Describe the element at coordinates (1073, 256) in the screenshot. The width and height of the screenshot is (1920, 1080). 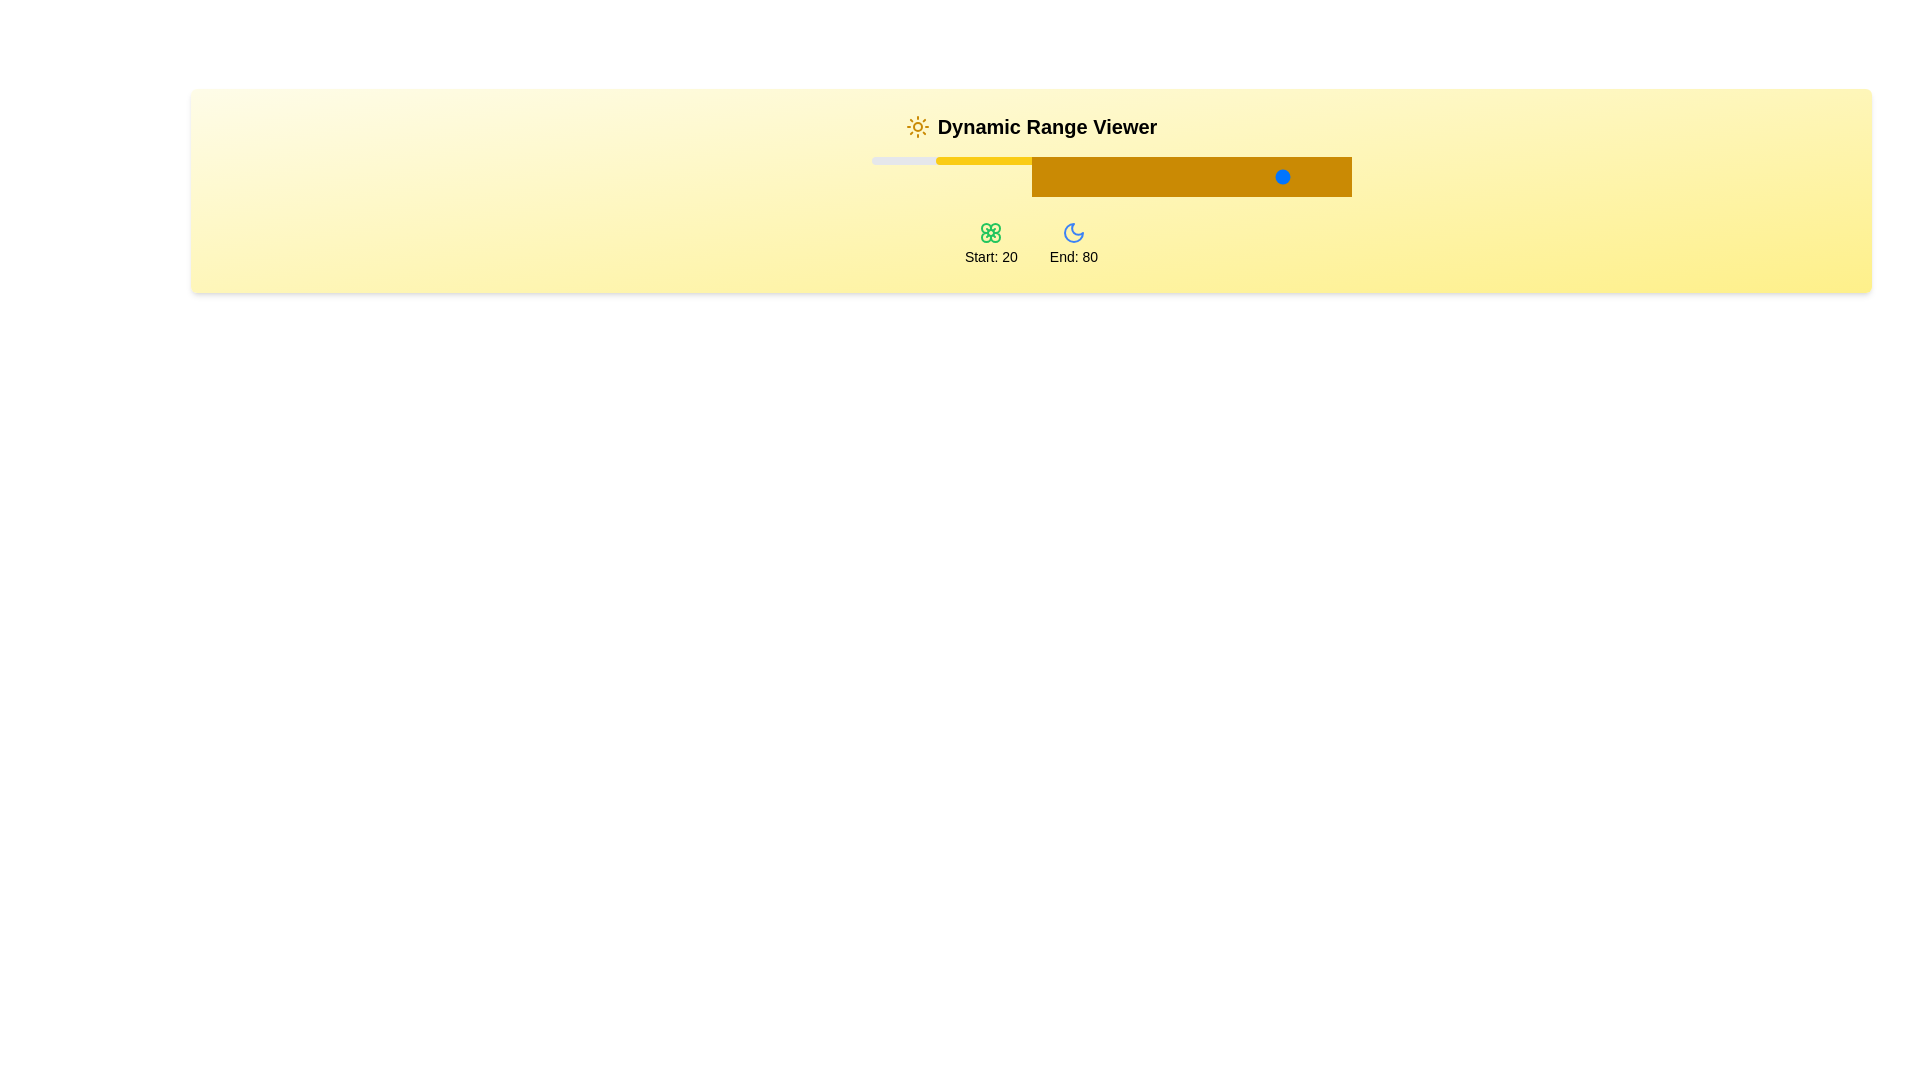
I see `the text label displaying 'End: 80', which is positioned at the bottom center of a card-like section, directly below a moon icon` at that location.